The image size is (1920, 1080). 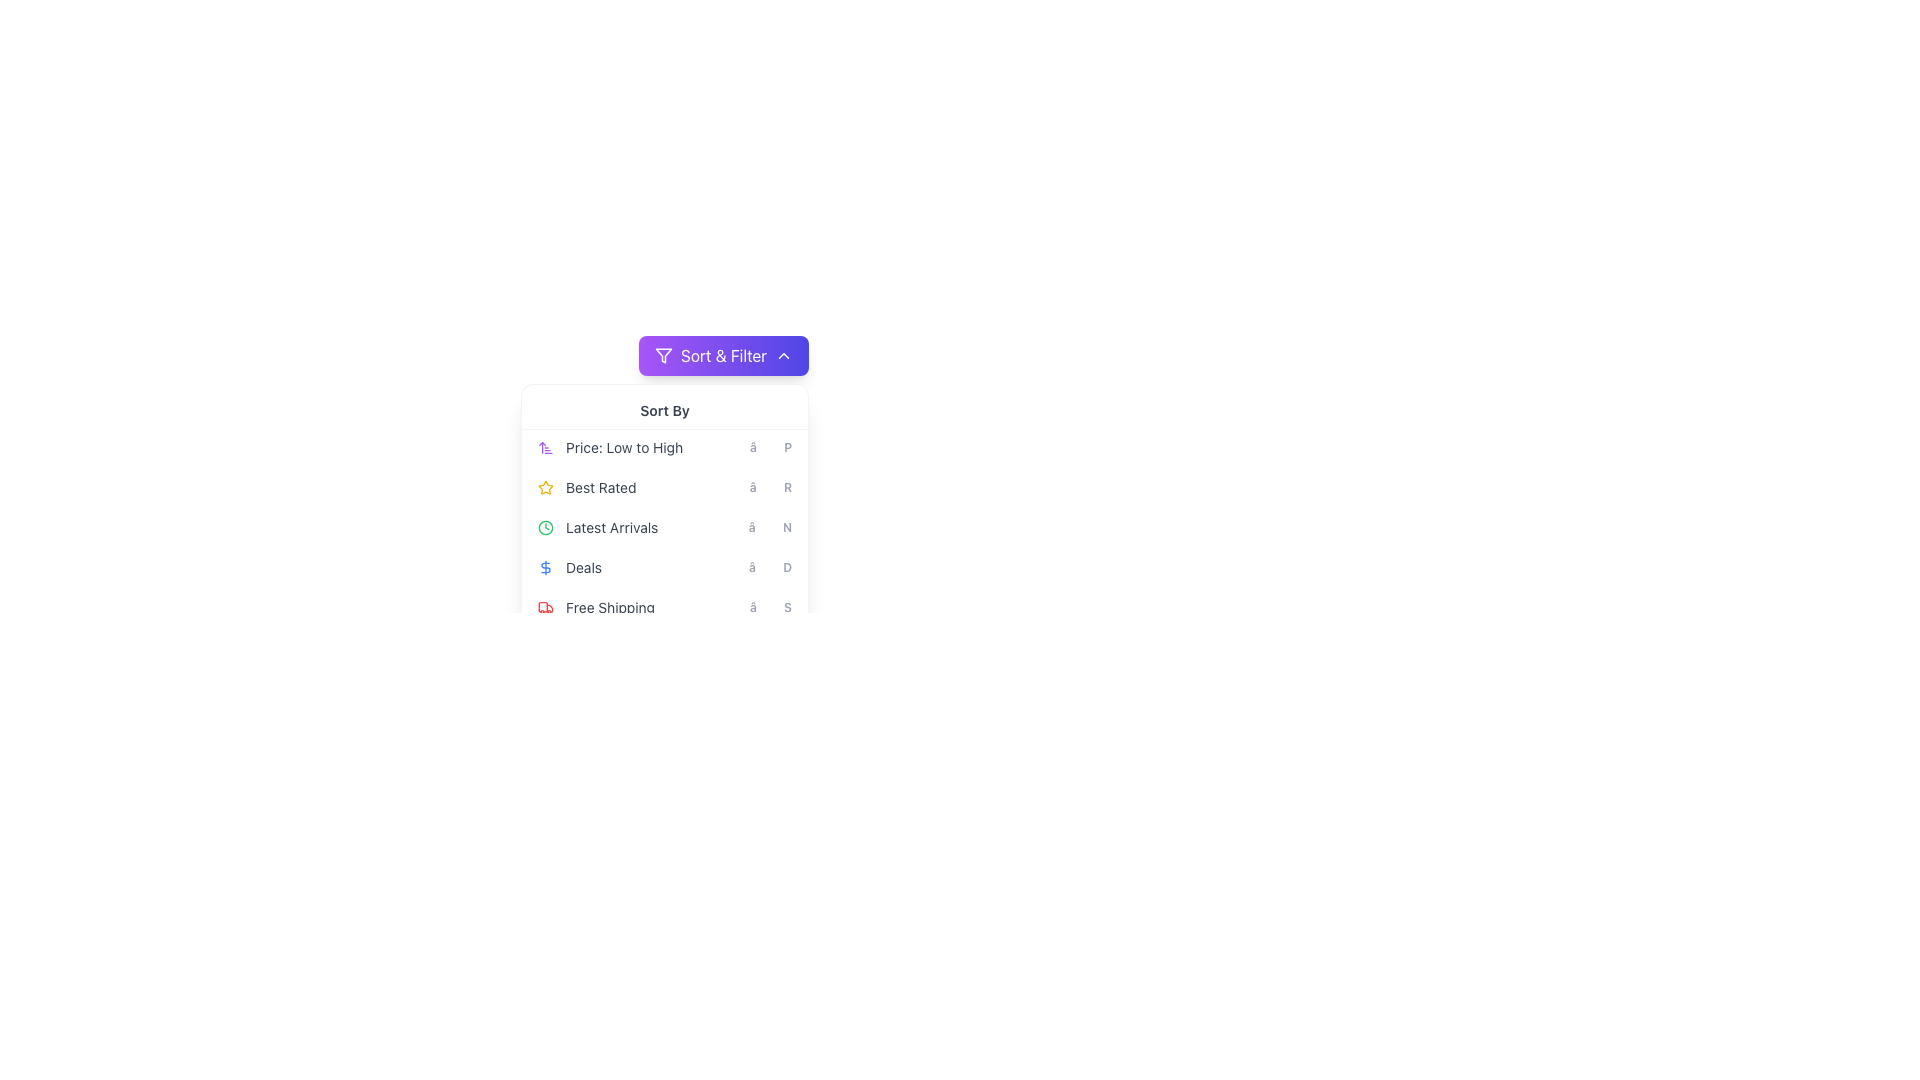 I want to click on the downward-pointing triangular filter icon located centrally within the purple 'Sort & Filter' button at the top of the interface, so click(x=663, y=354).